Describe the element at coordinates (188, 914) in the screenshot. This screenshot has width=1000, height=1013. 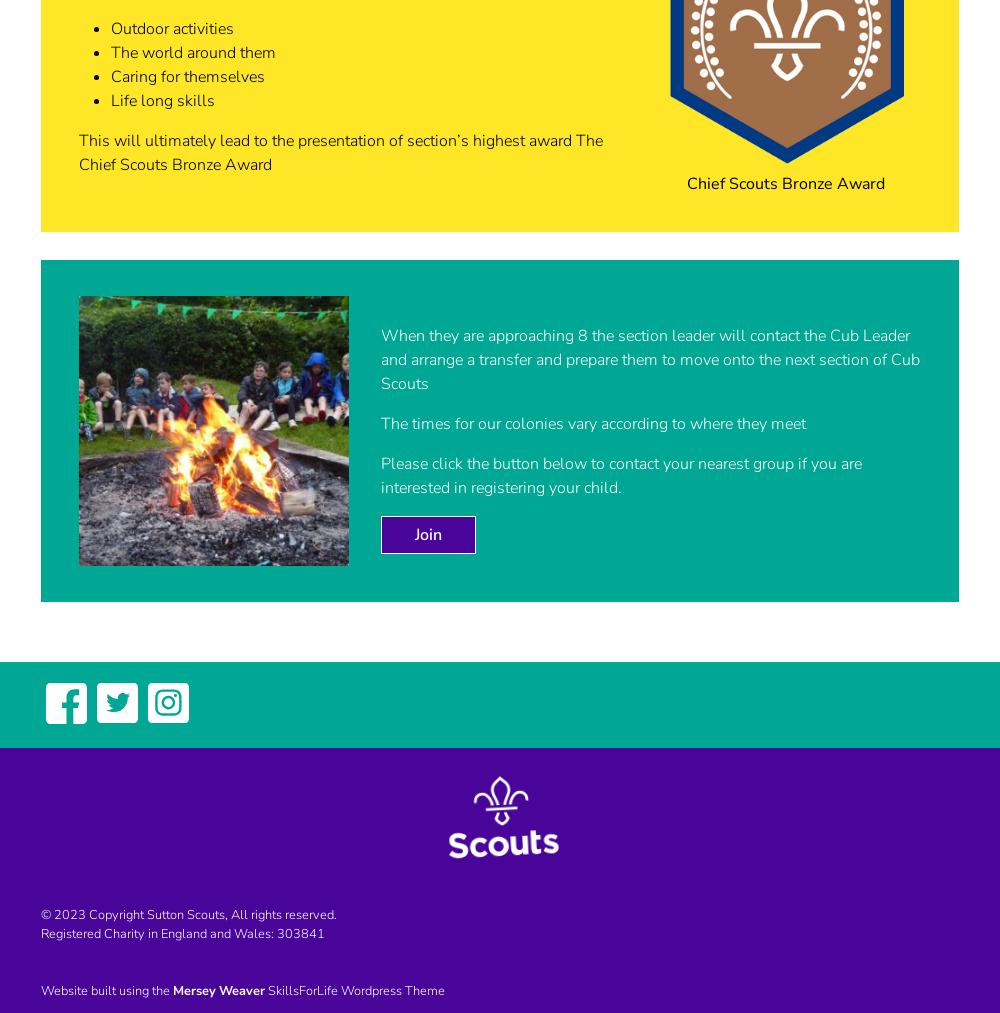
I see `'© 2023 Copyright Sutton Scouts, All rights reserved.'` at that location.